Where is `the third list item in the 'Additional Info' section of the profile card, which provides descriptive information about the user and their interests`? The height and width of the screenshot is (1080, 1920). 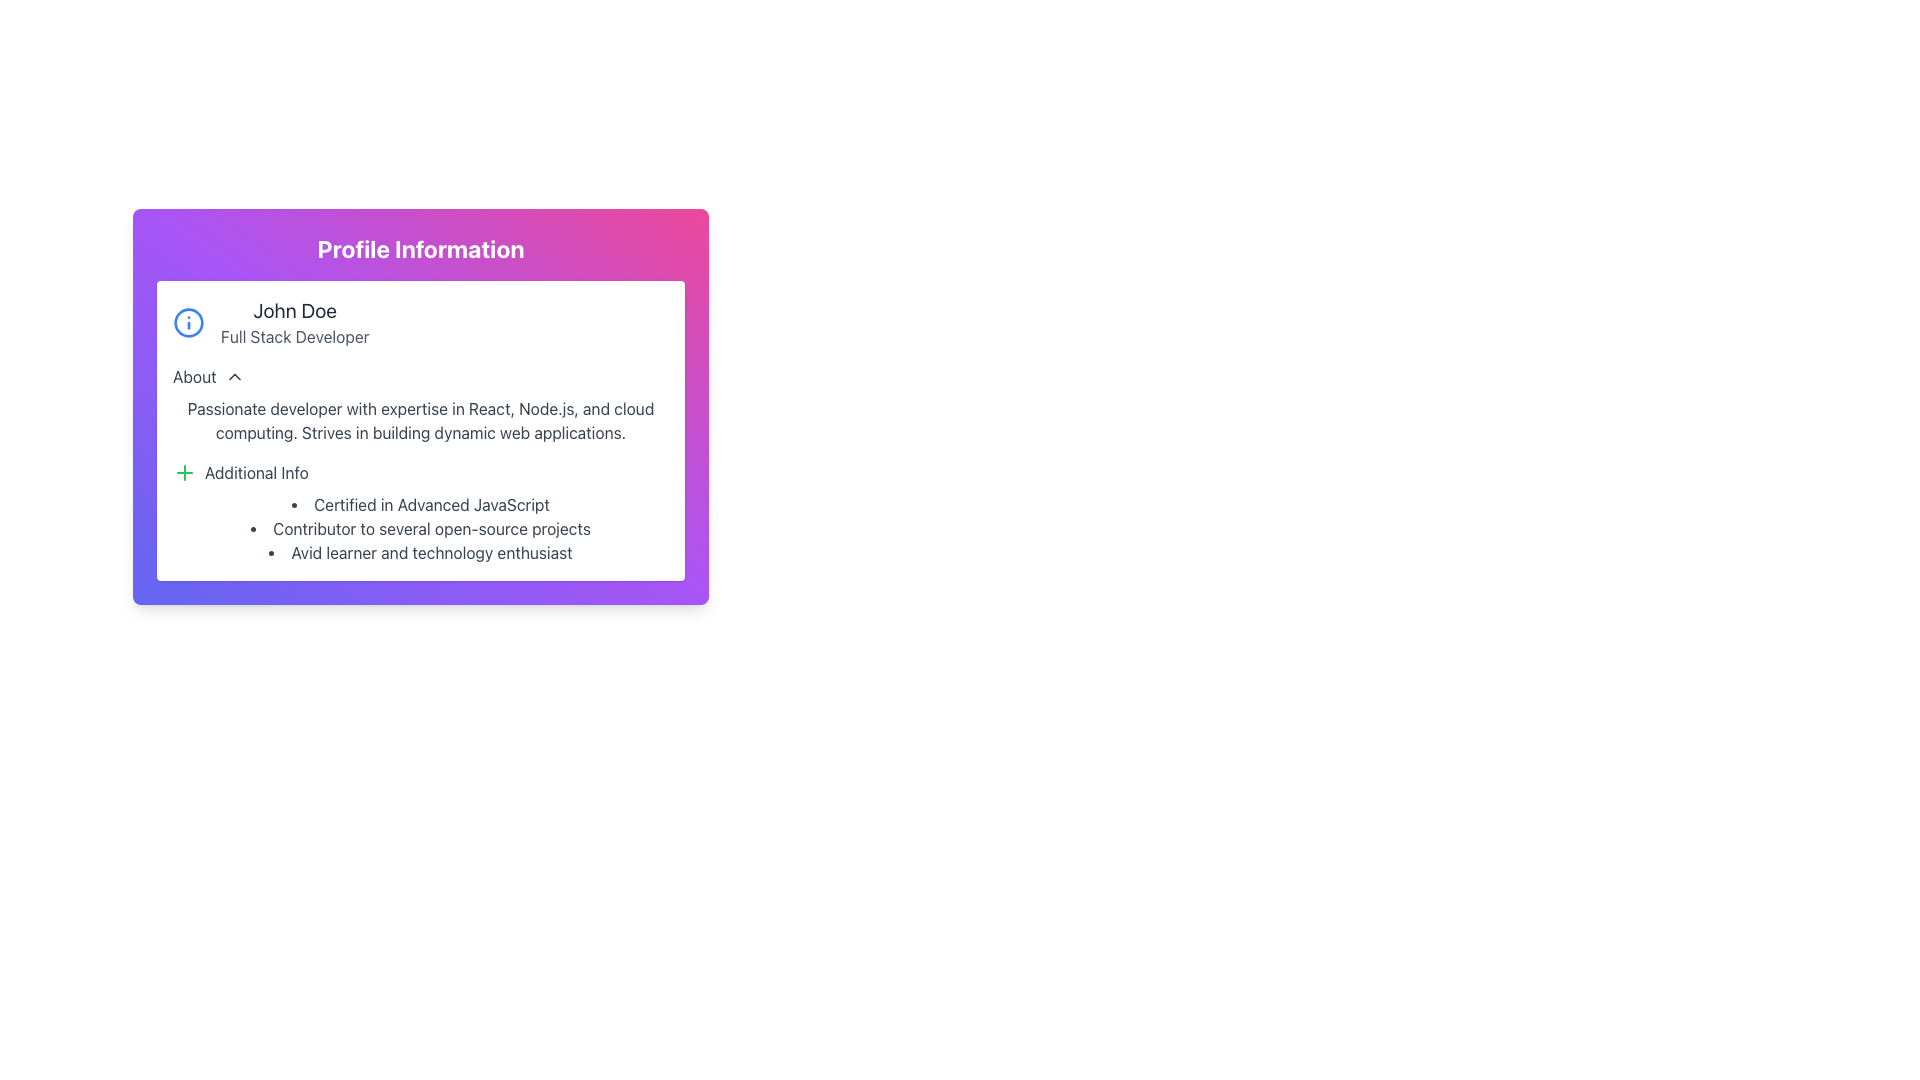 the third list item in the 'Additional Info' section of the profile card, which provides descriptive information about the user and their interests is located at coordinates (420, 552).